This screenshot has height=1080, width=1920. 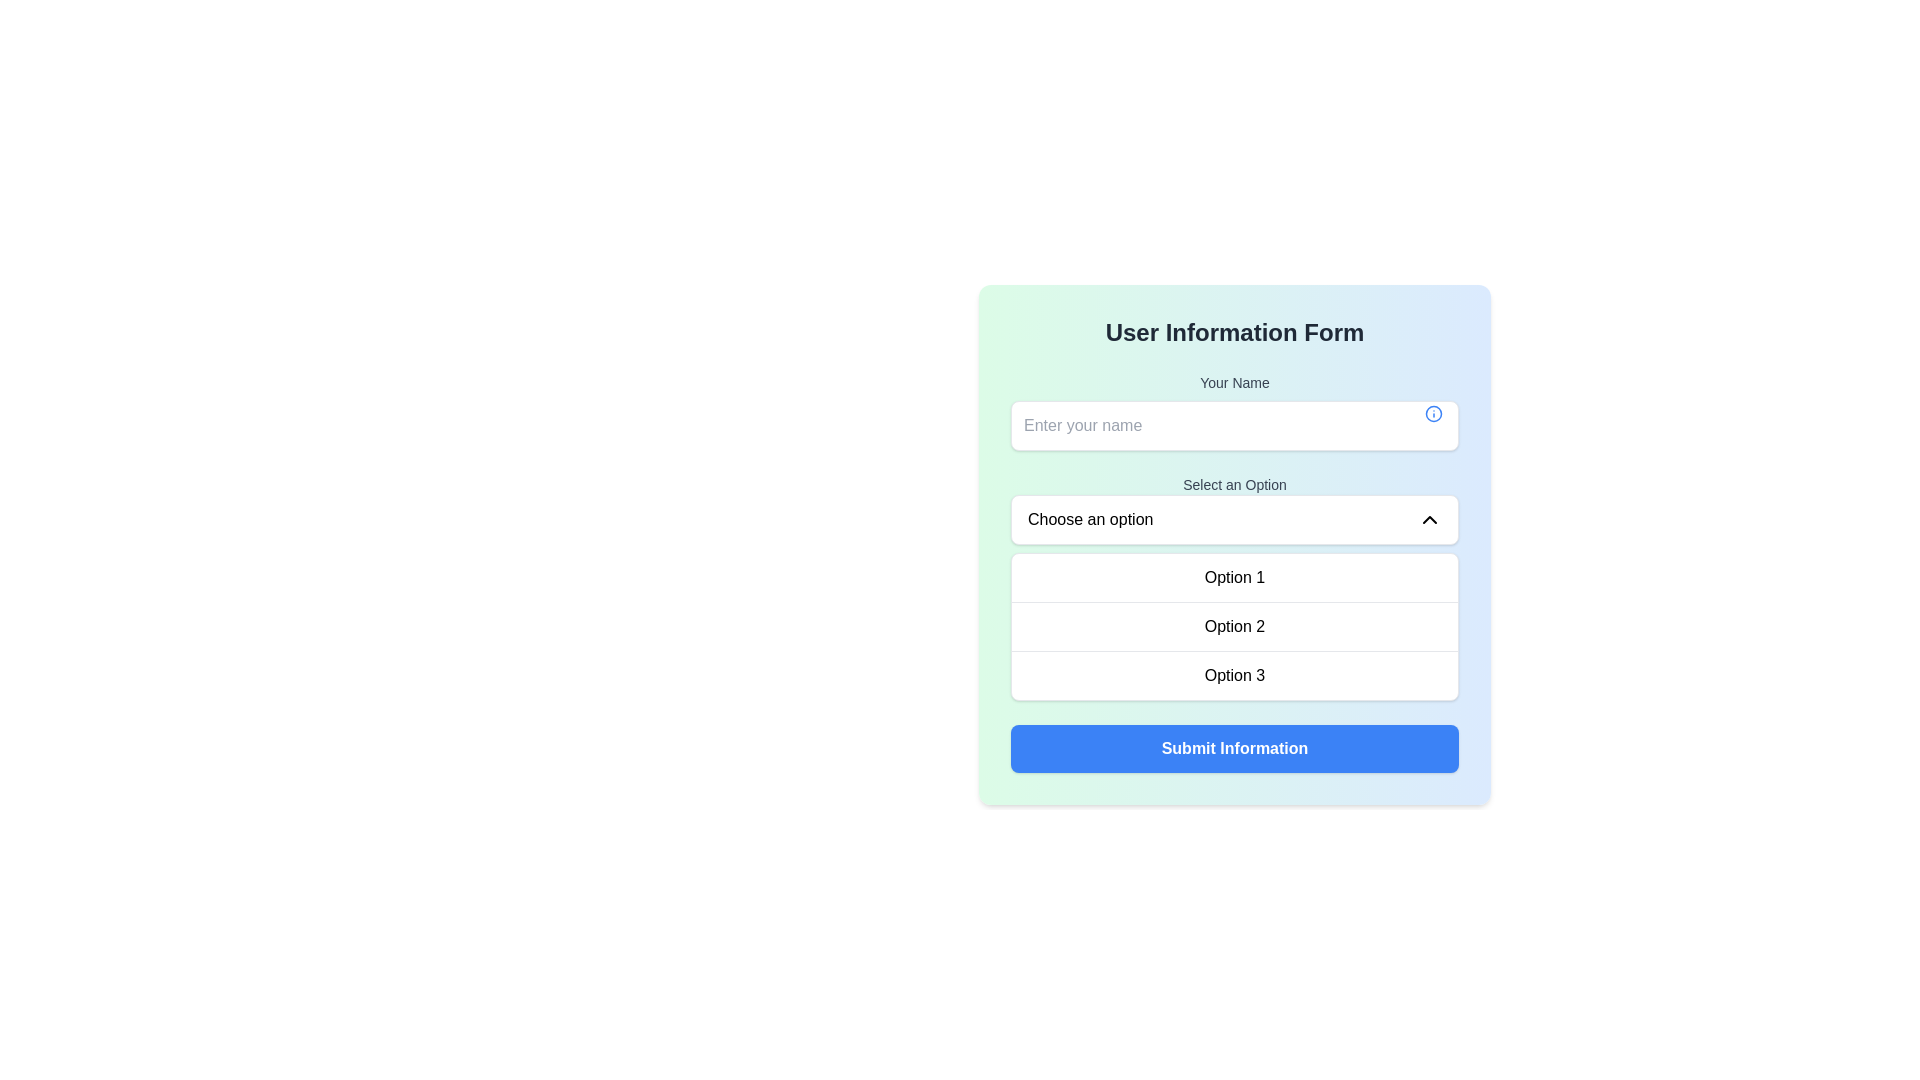 What do you see at coordinates (1233, 578) in the screenshot?
I see `the first item in the dropdown menu labeled 'Option 1'` at bounding box center [1233, 578].